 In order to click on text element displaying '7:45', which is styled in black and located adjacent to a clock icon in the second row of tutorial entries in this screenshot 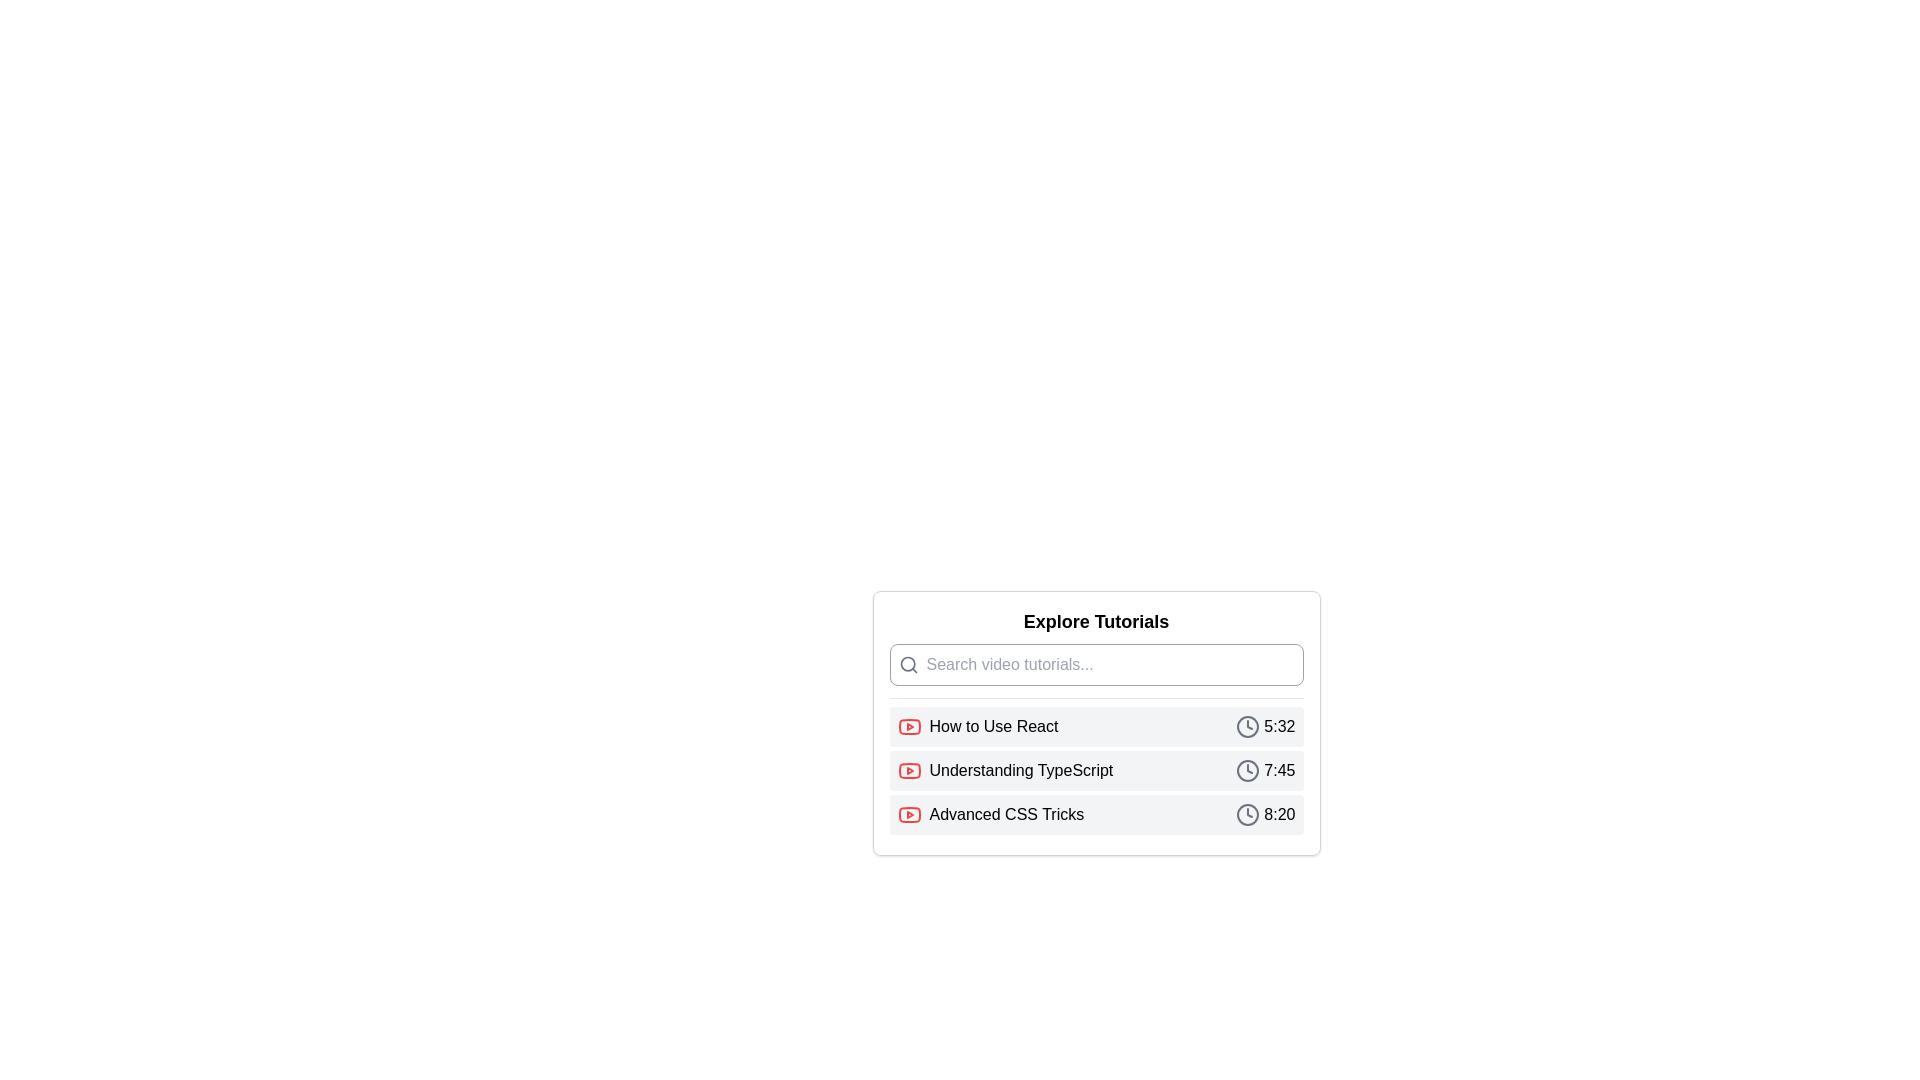, I will do `click(1278, 770)`.